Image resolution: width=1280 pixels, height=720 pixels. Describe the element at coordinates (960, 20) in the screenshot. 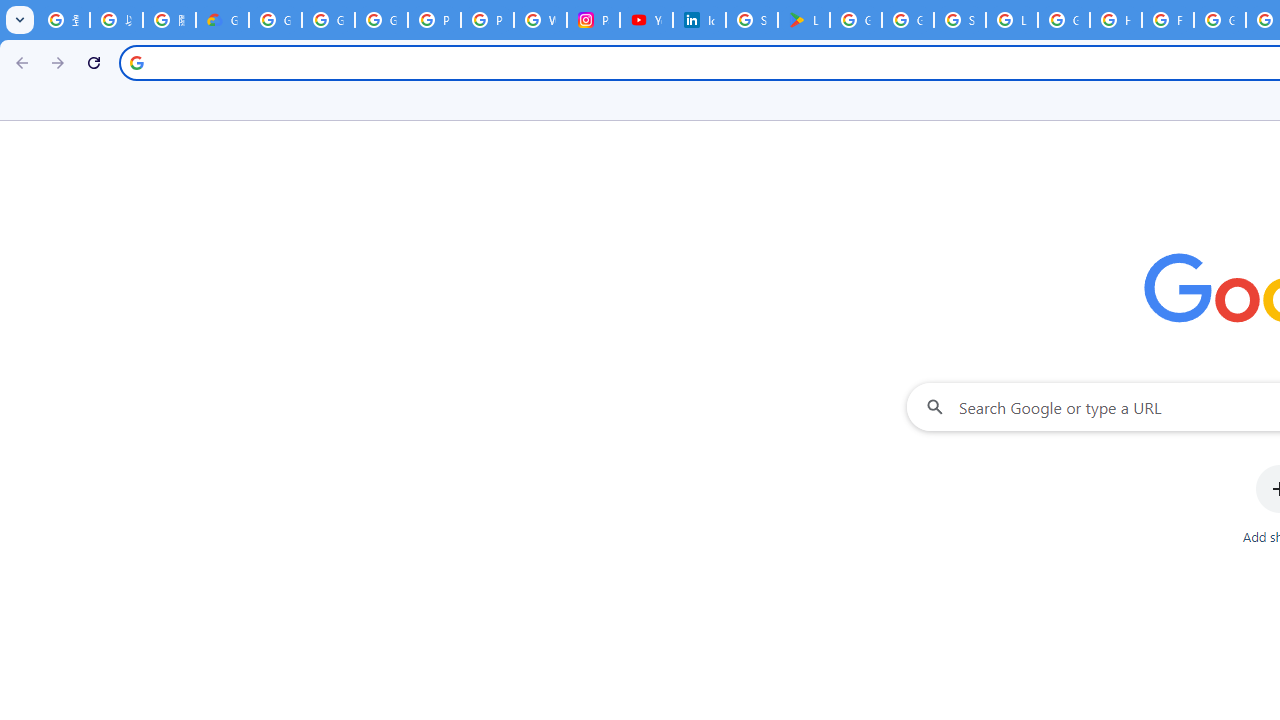

I see `'Sign in - Google Accounts'` at that location.